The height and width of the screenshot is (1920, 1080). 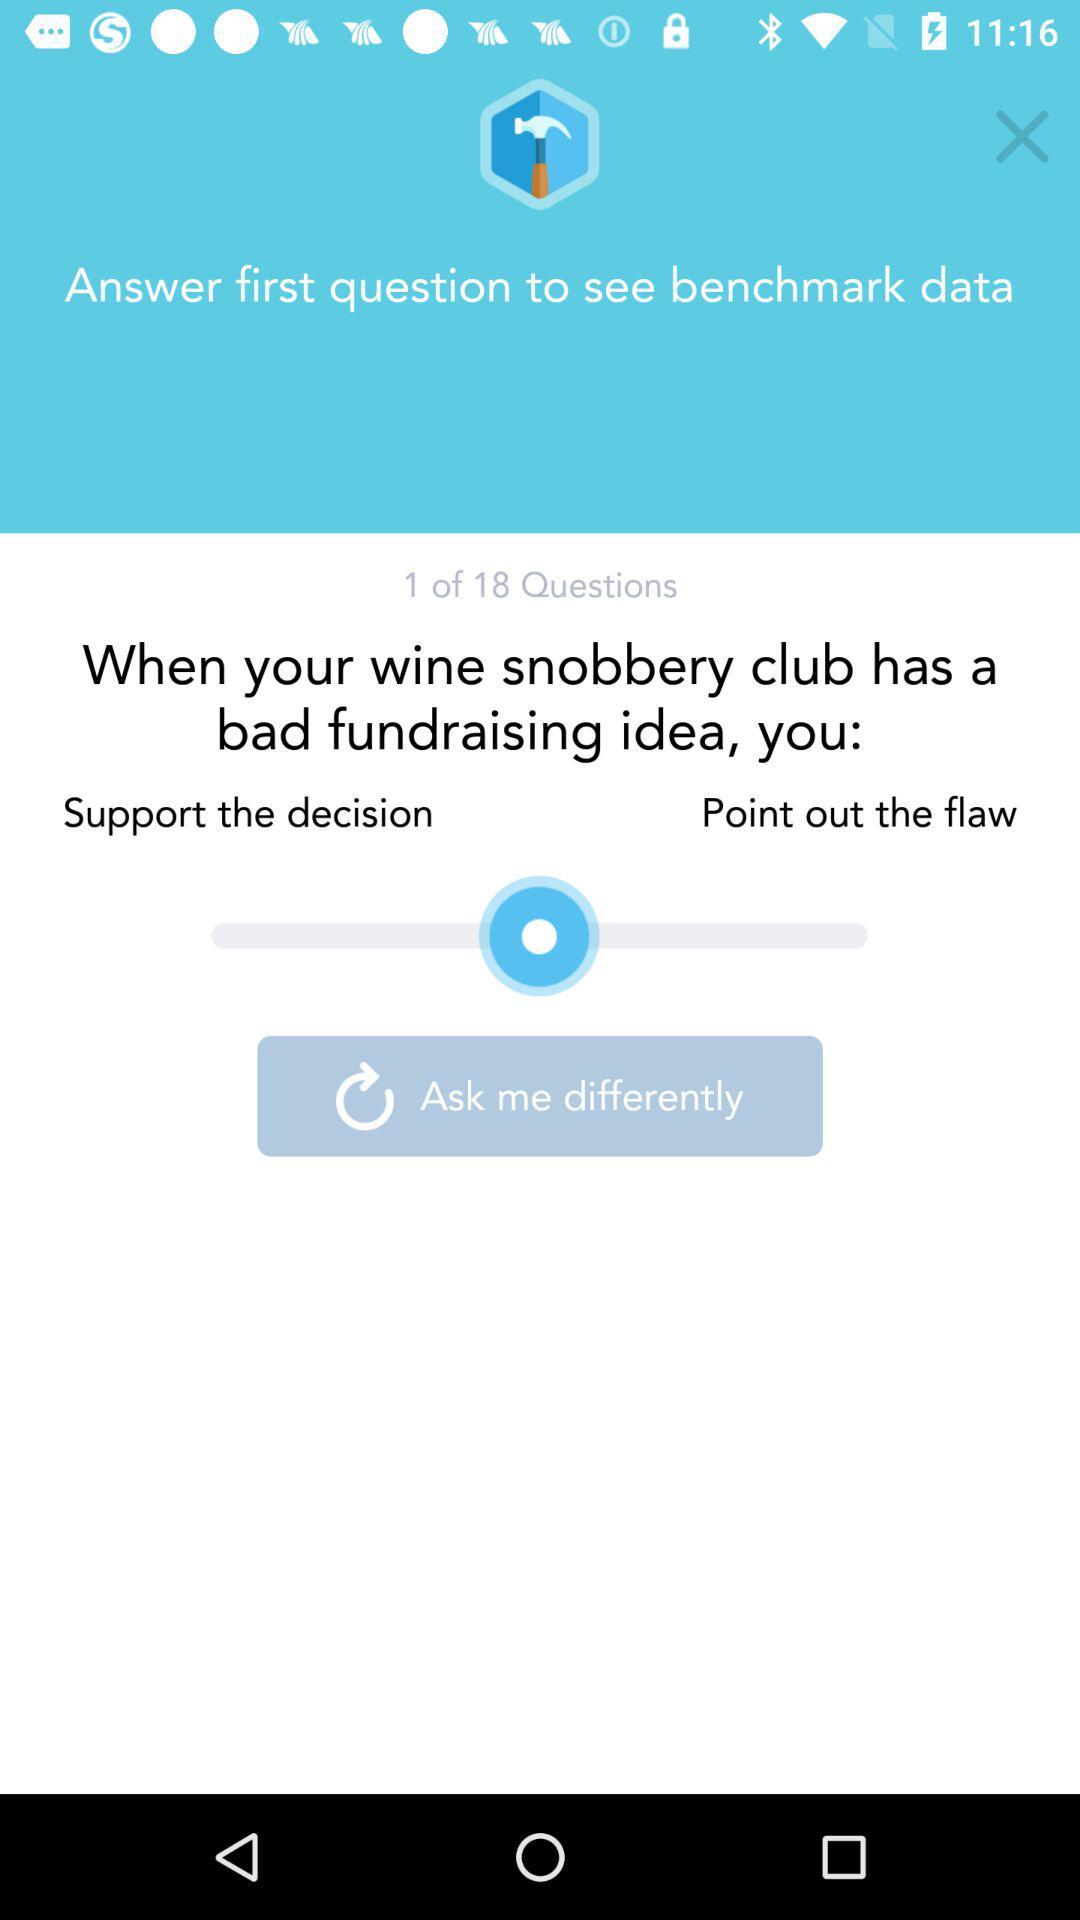 What do you see at coordinates (538, 143) in the screenshot?
I see `hammer icon` at bounding box center [538, 143].